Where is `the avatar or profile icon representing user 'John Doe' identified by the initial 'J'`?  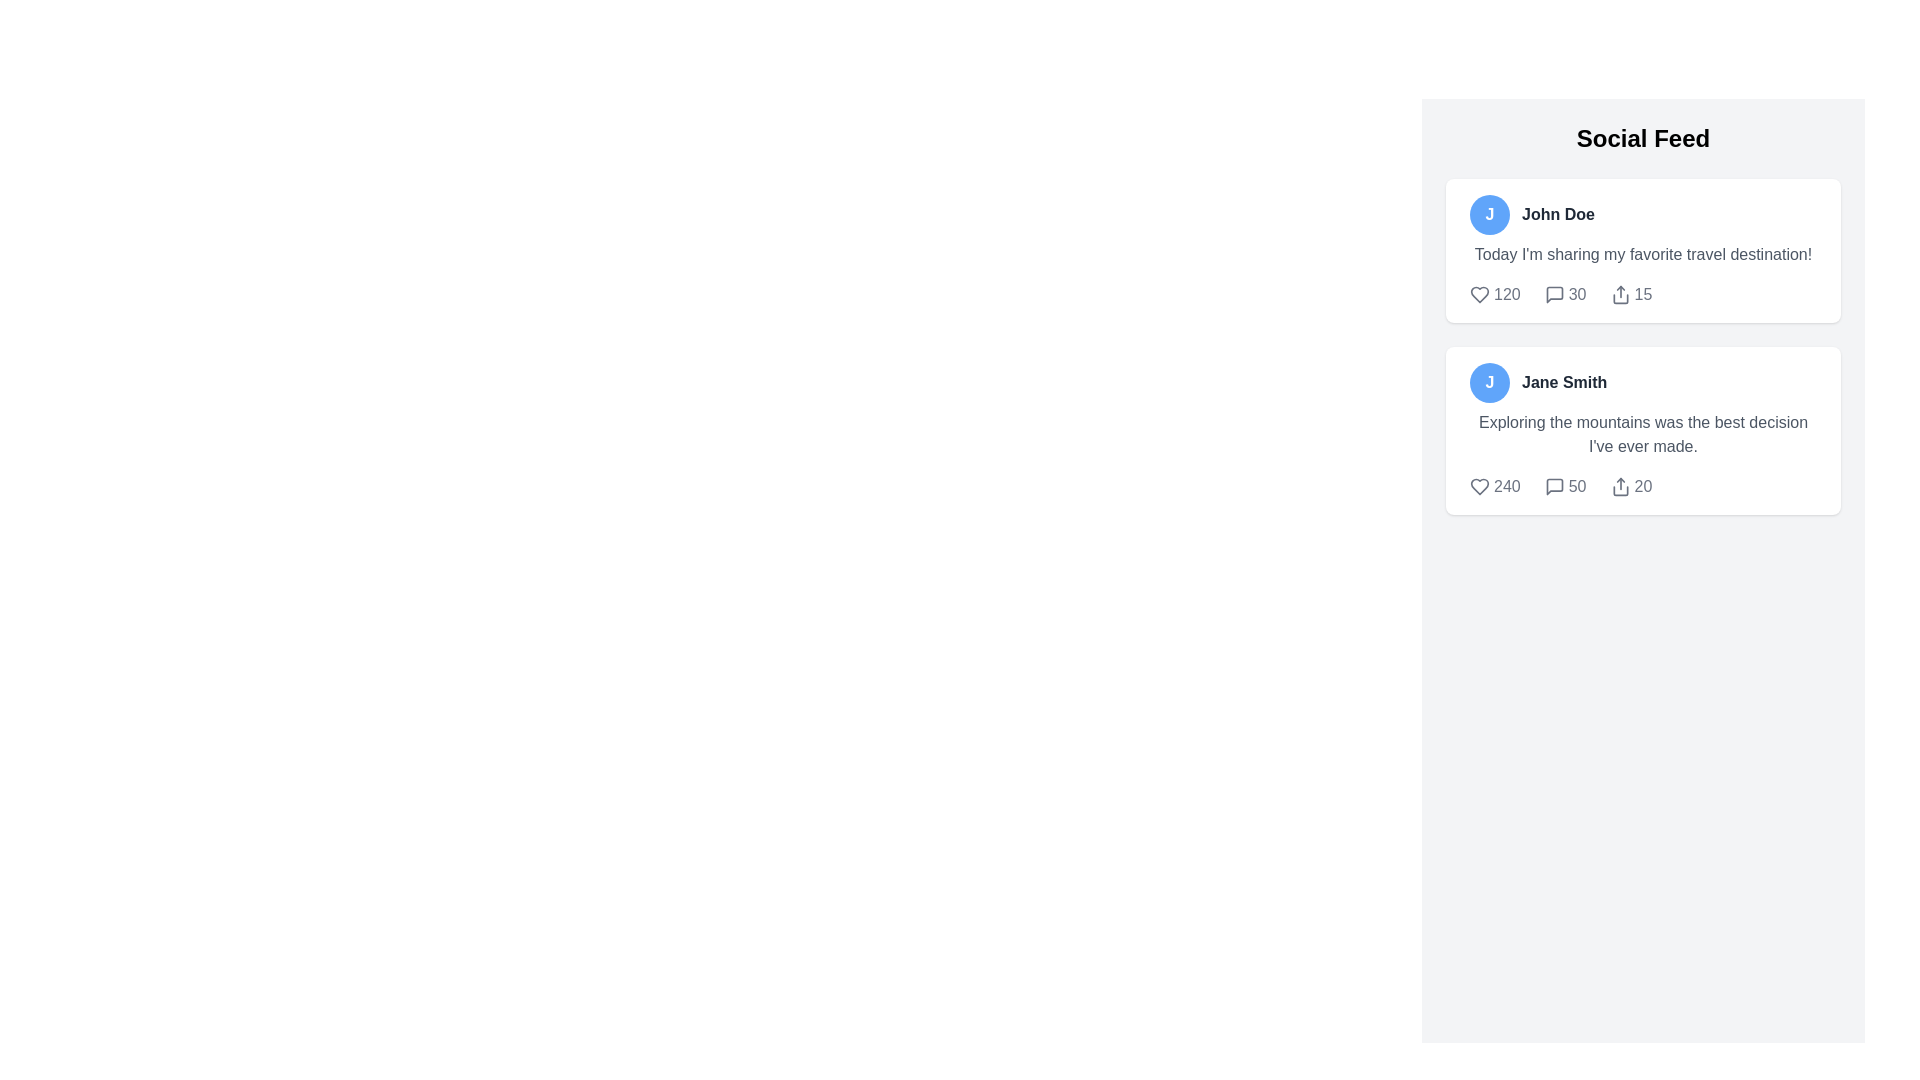
the avatar or profile icon representing user 'John Doe' identified by the initial 'J' is located at coordinates (1489, 215).